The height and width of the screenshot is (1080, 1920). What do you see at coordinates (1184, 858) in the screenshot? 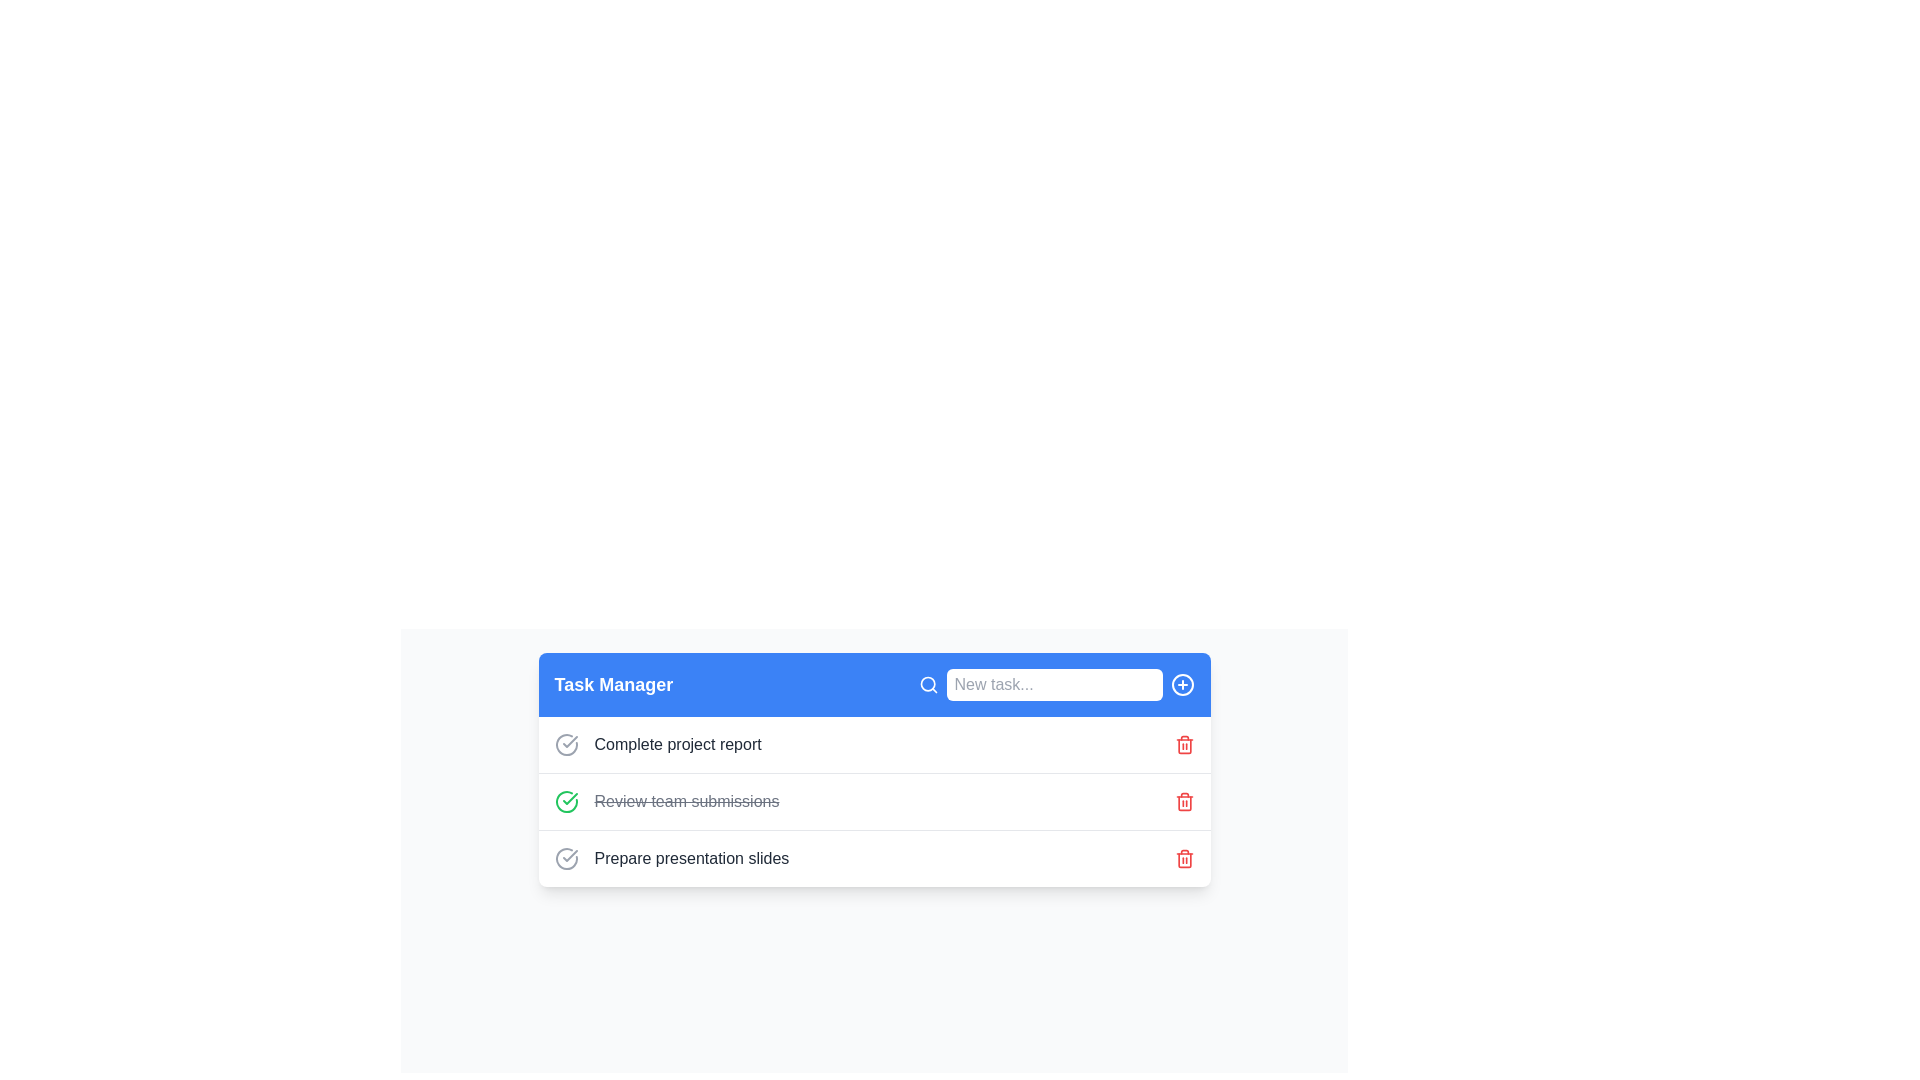
I see `the delete button icon located at the rightmost side of the row containing the task 'Prepare presentation slides'` at bounding box center [1184, 858].